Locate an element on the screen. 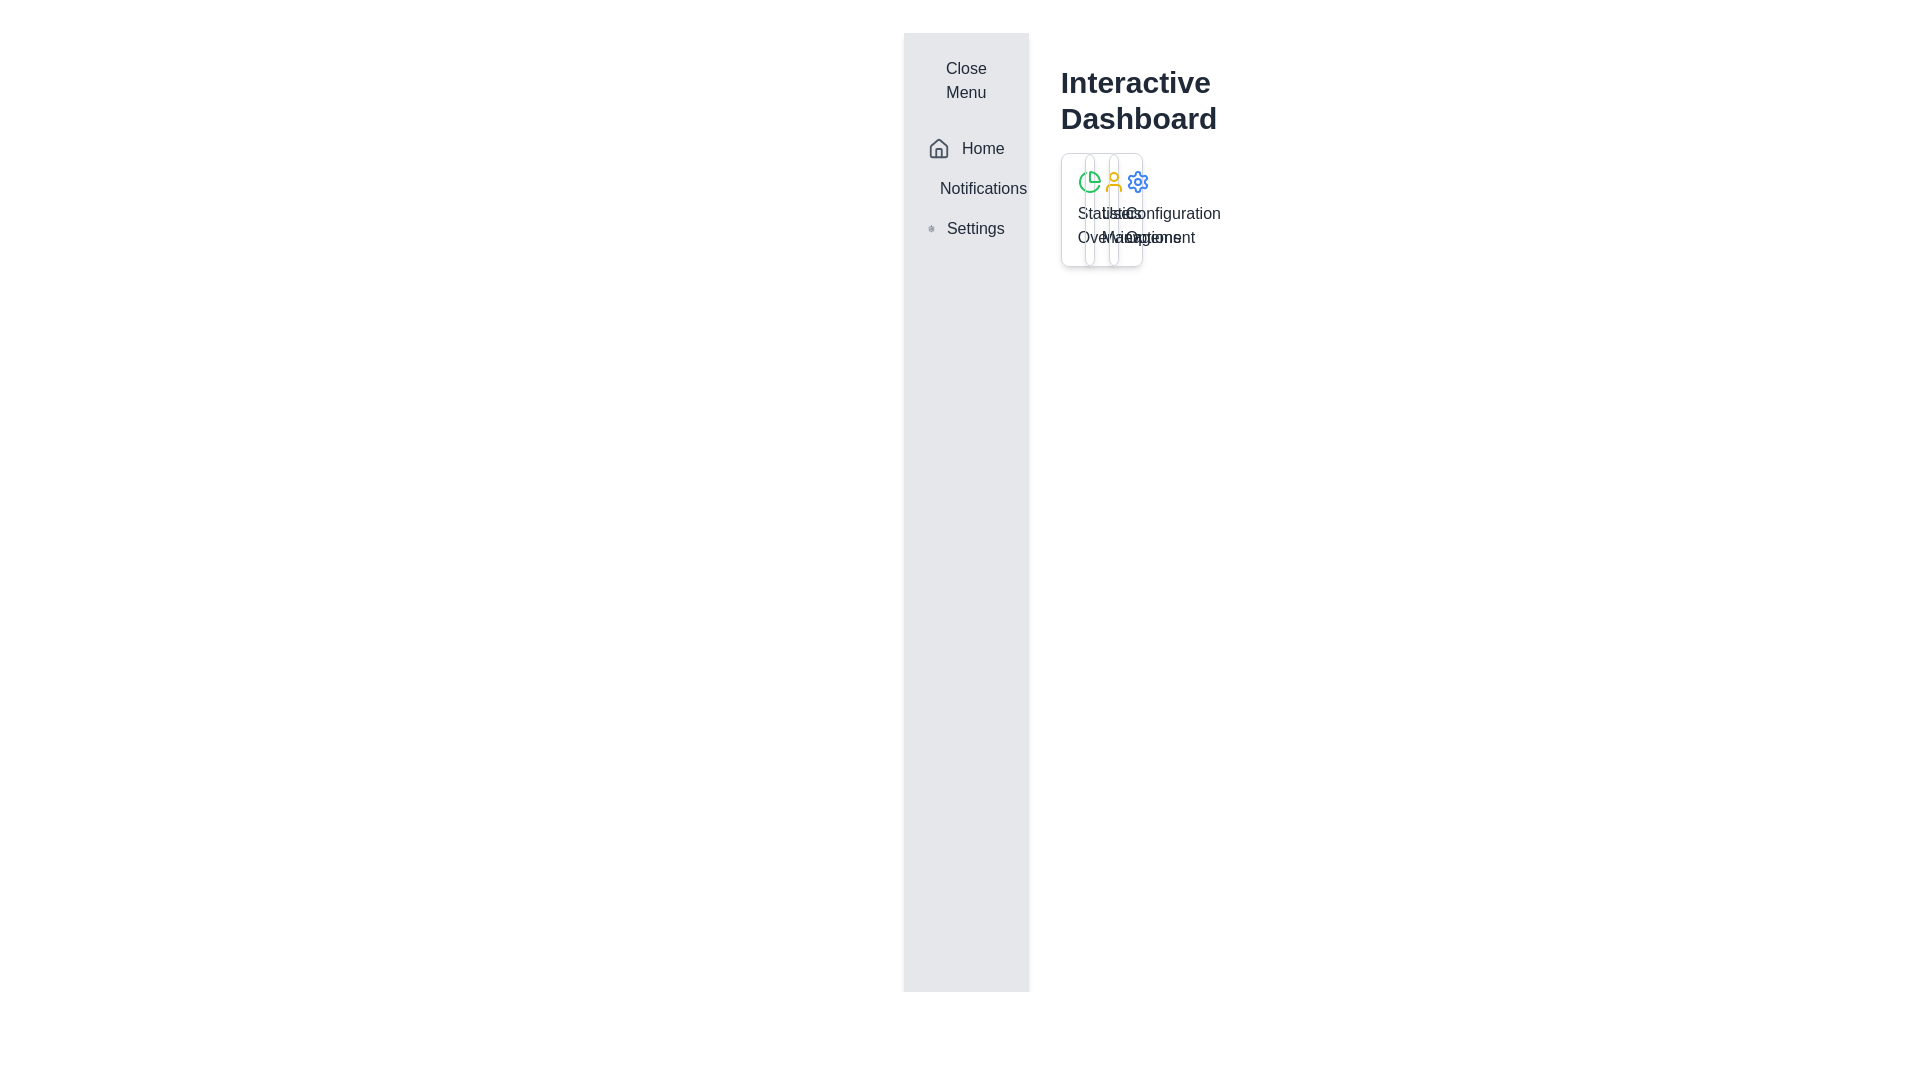 The width and height of the screenshot is (1920, 1080). the 'Notifications' navigation menu item is located at coordinates (966, 189).